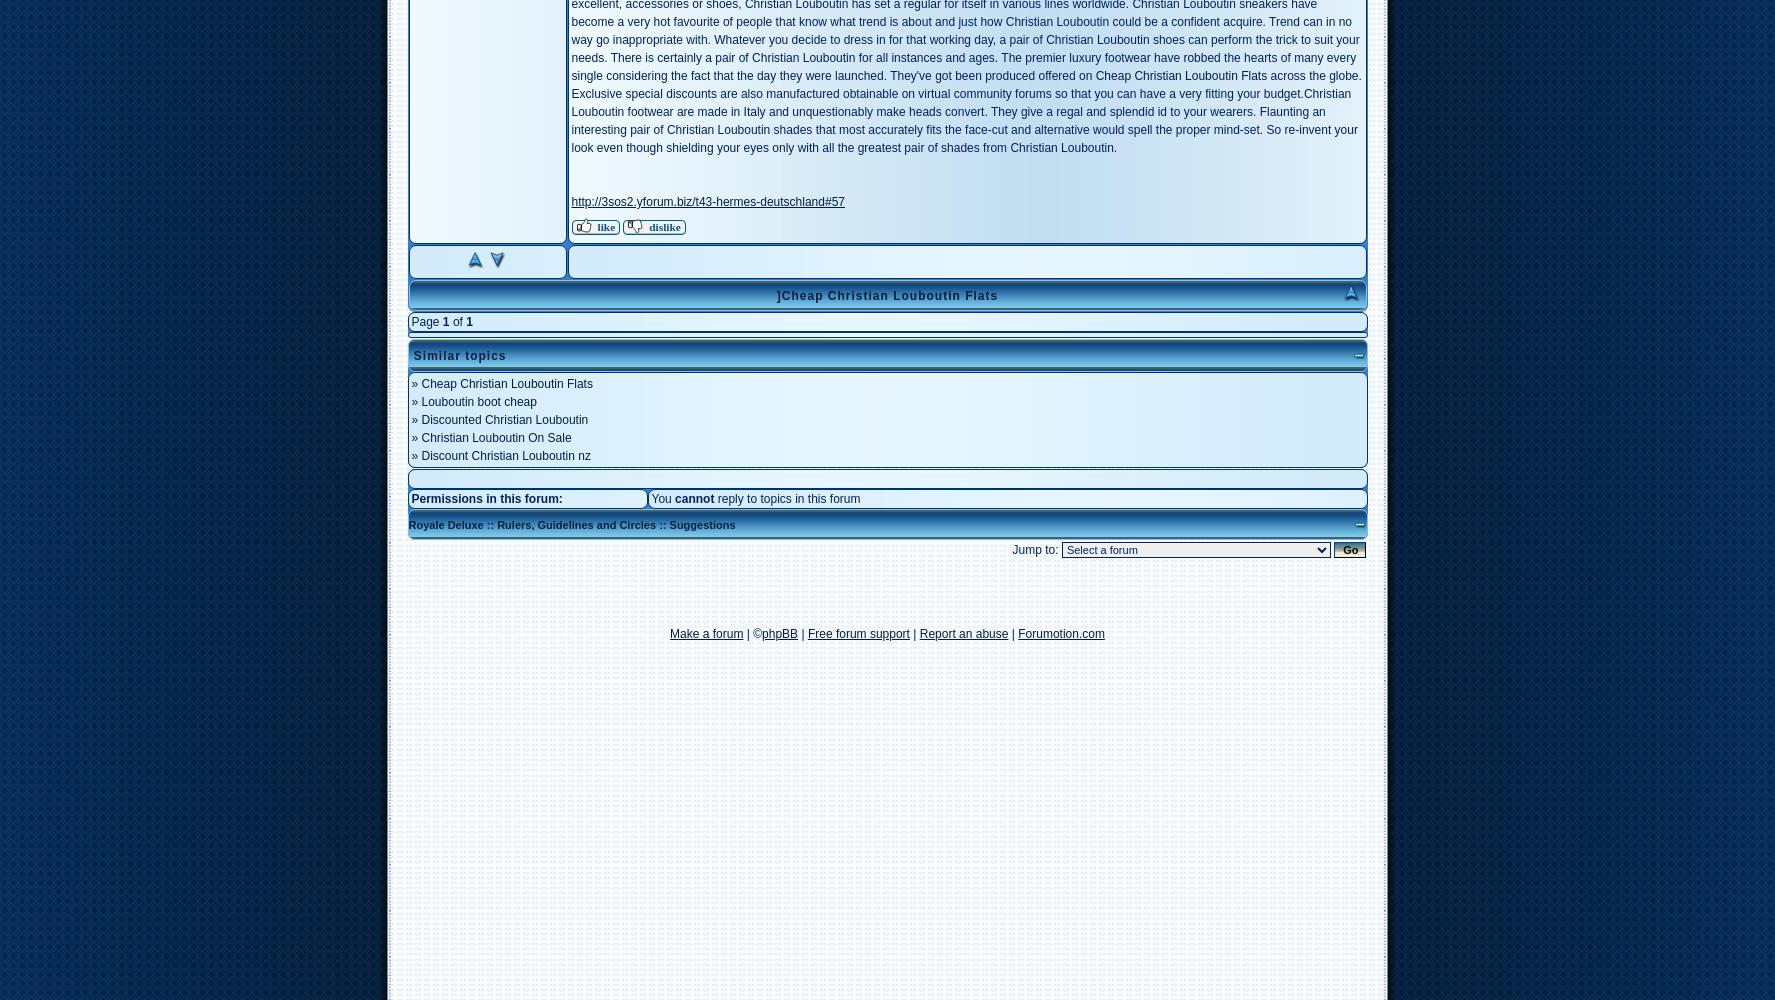  What do you see at coordinates (494, 438) in the screenshot?
I see `'Christian Louboutin On Sale'` at bounding box center [494, 438].